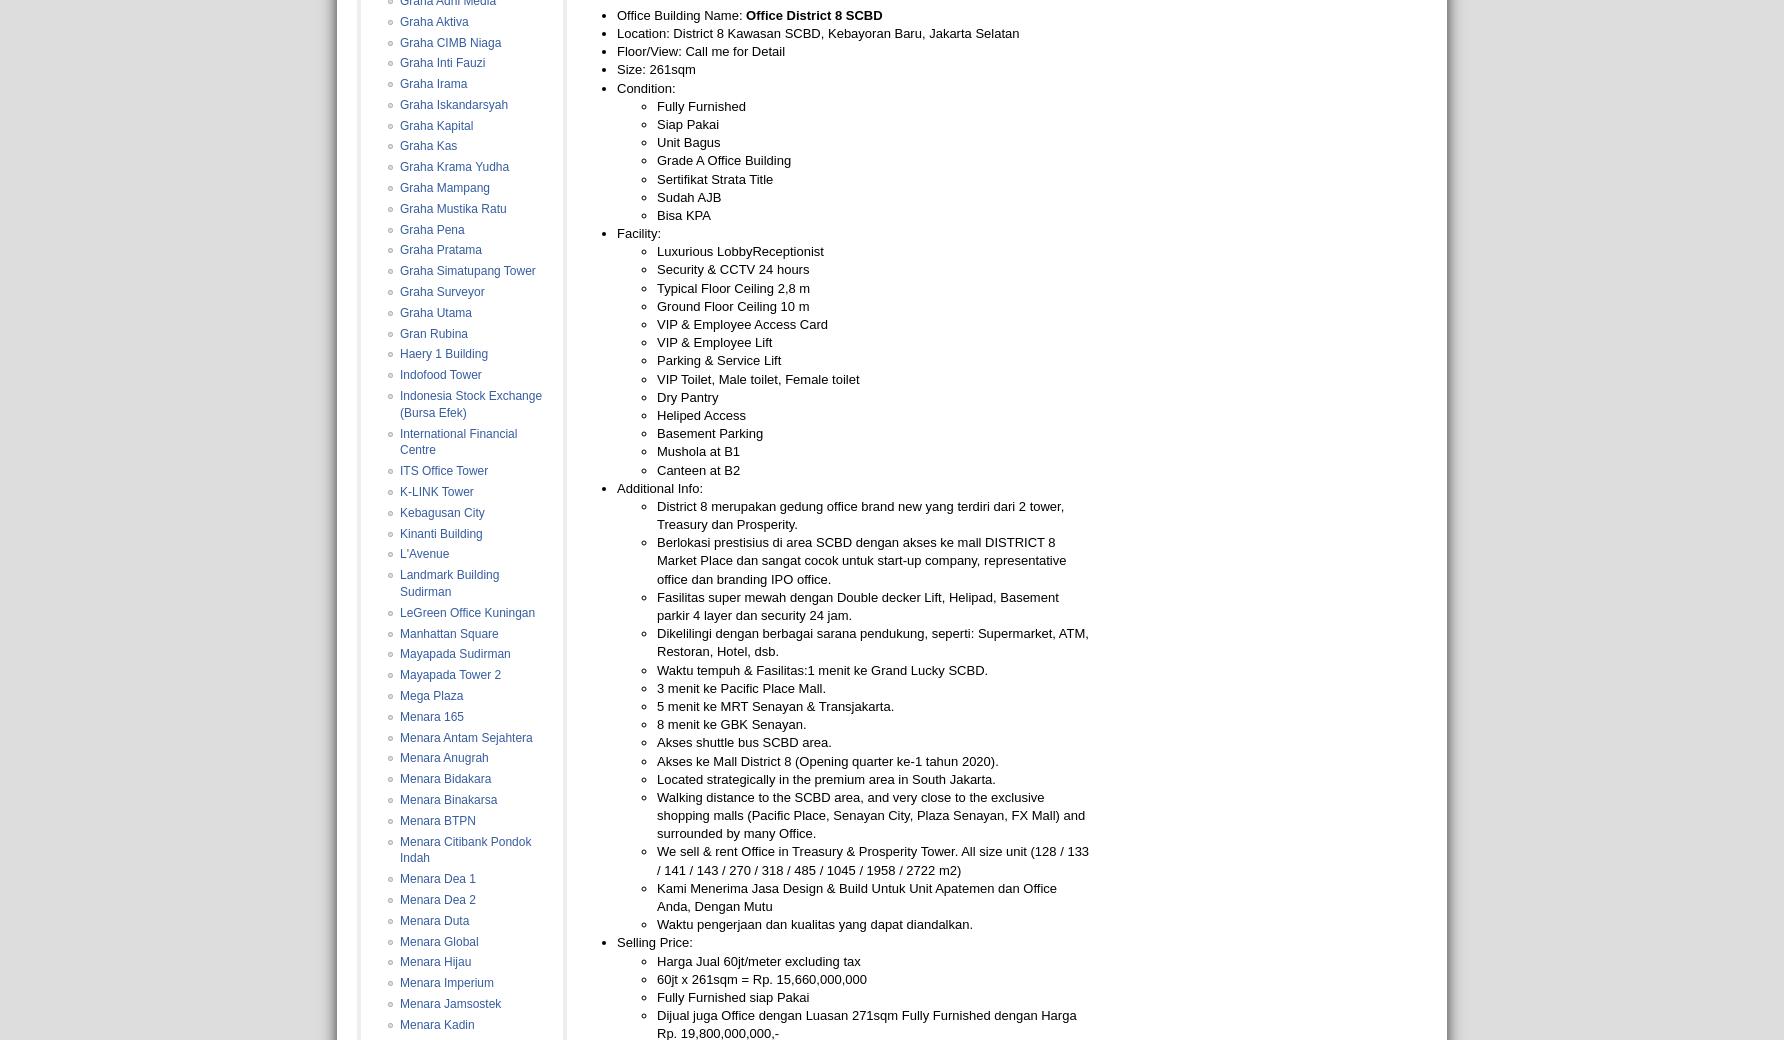 This screenshot has height=1040, width=1784. What do you see at coordinates (433, 332) in the screenshot?
I see `'Gran Rubina'` at bounding box center [433, 332].